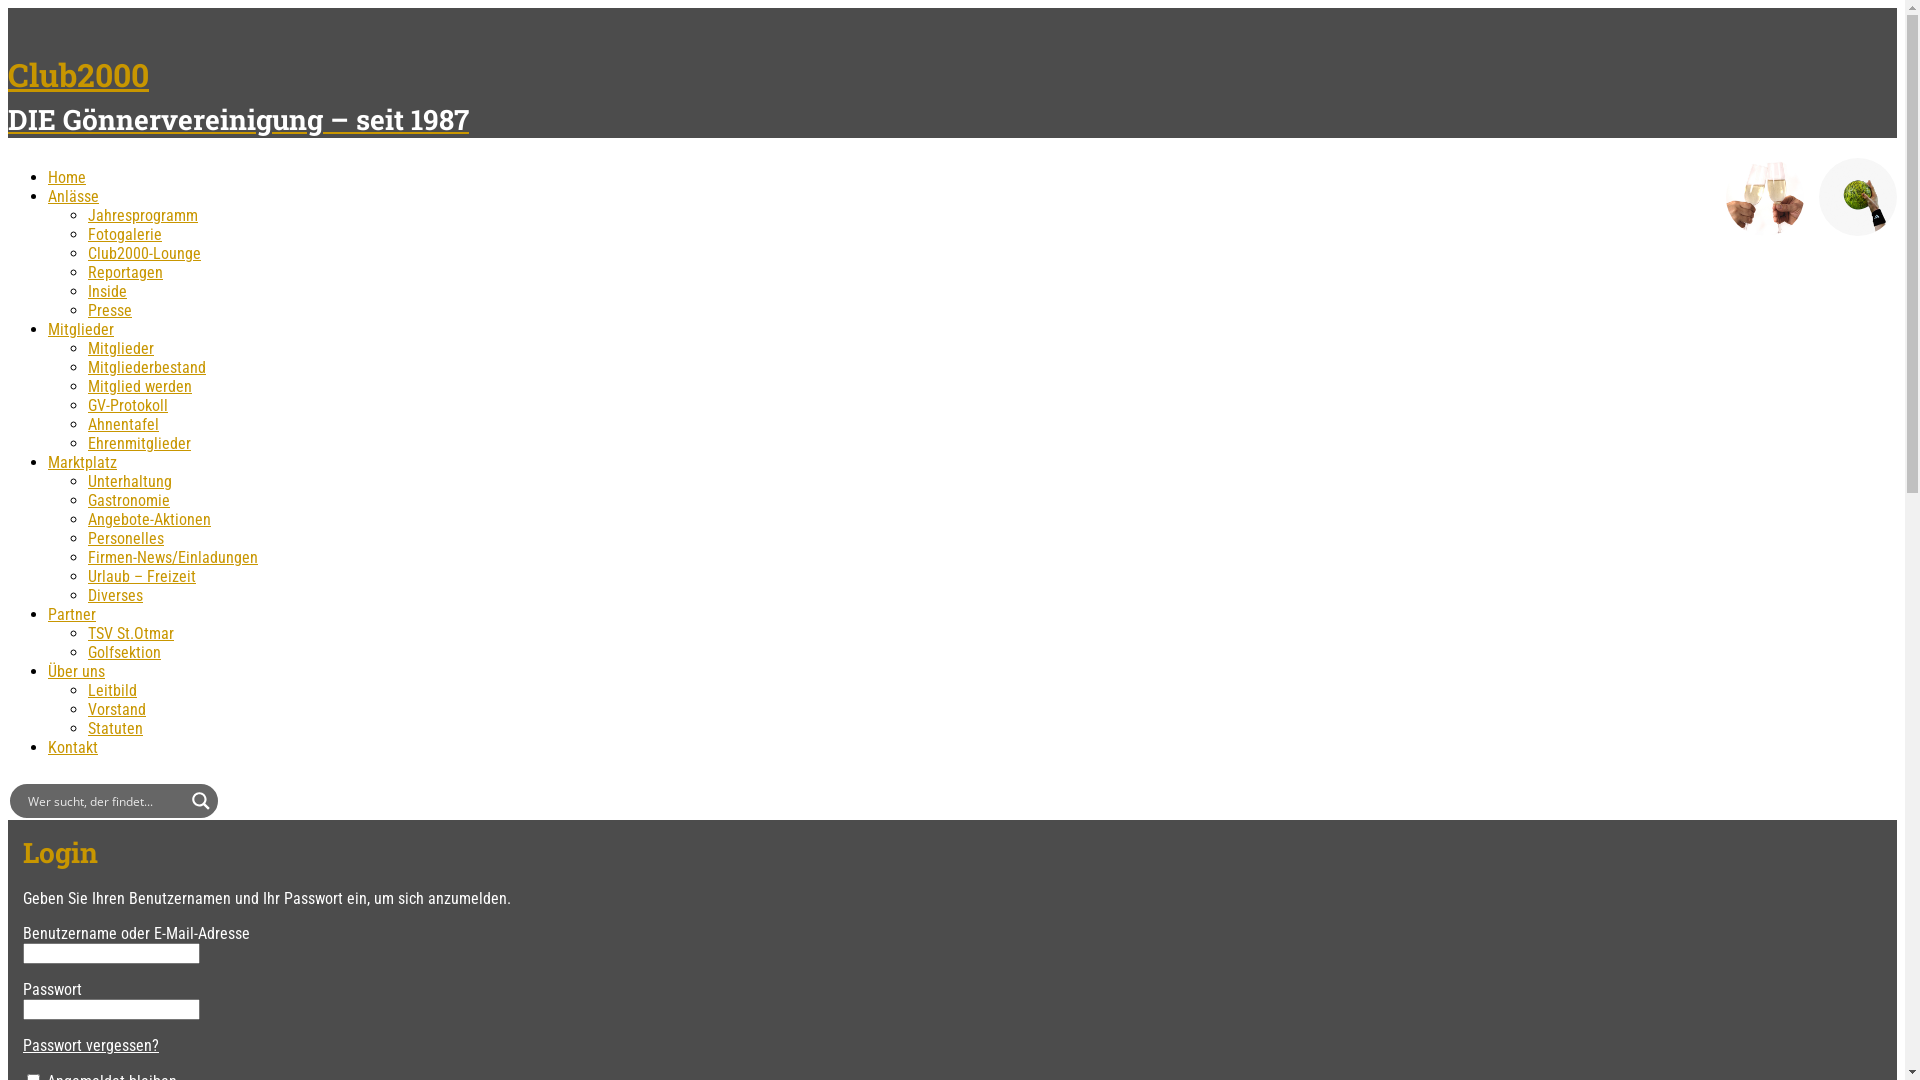 The width and height of the screenshot is (1920, 1080). I want to click on 'GV-Protokoll', so click(127, 405).